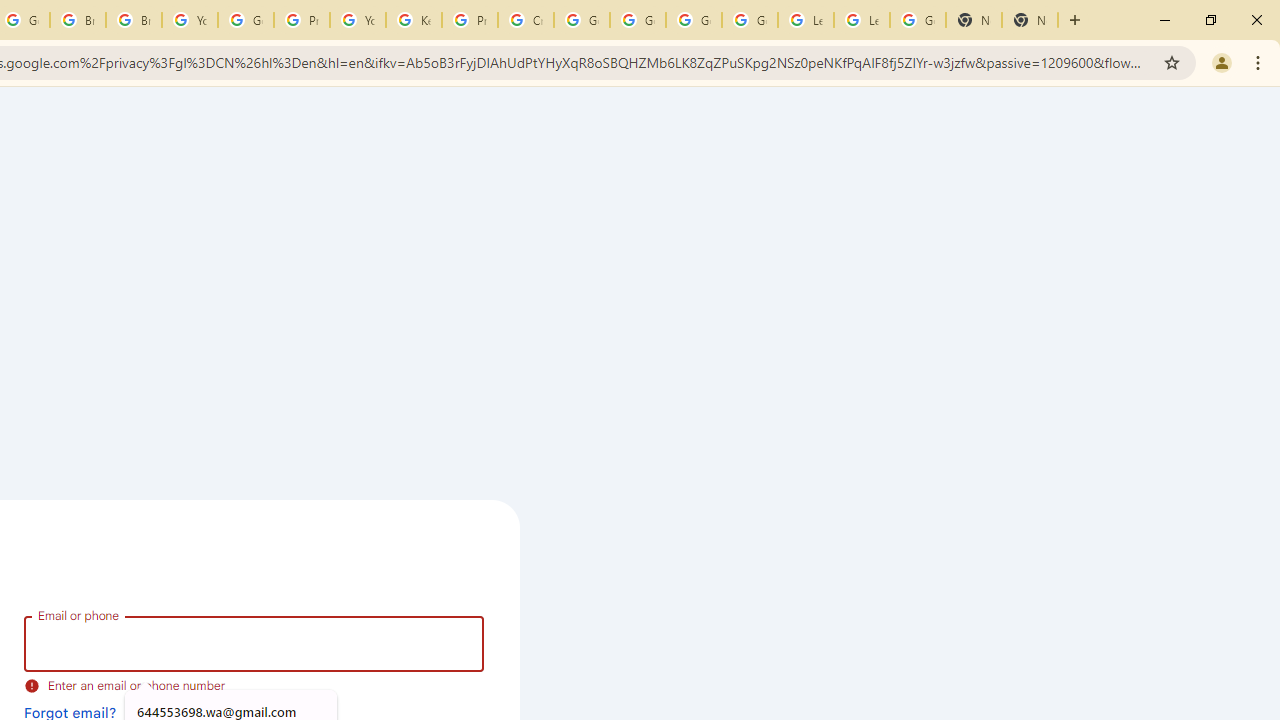  I want to click on 'Create your Google Account', so click(526, 20).